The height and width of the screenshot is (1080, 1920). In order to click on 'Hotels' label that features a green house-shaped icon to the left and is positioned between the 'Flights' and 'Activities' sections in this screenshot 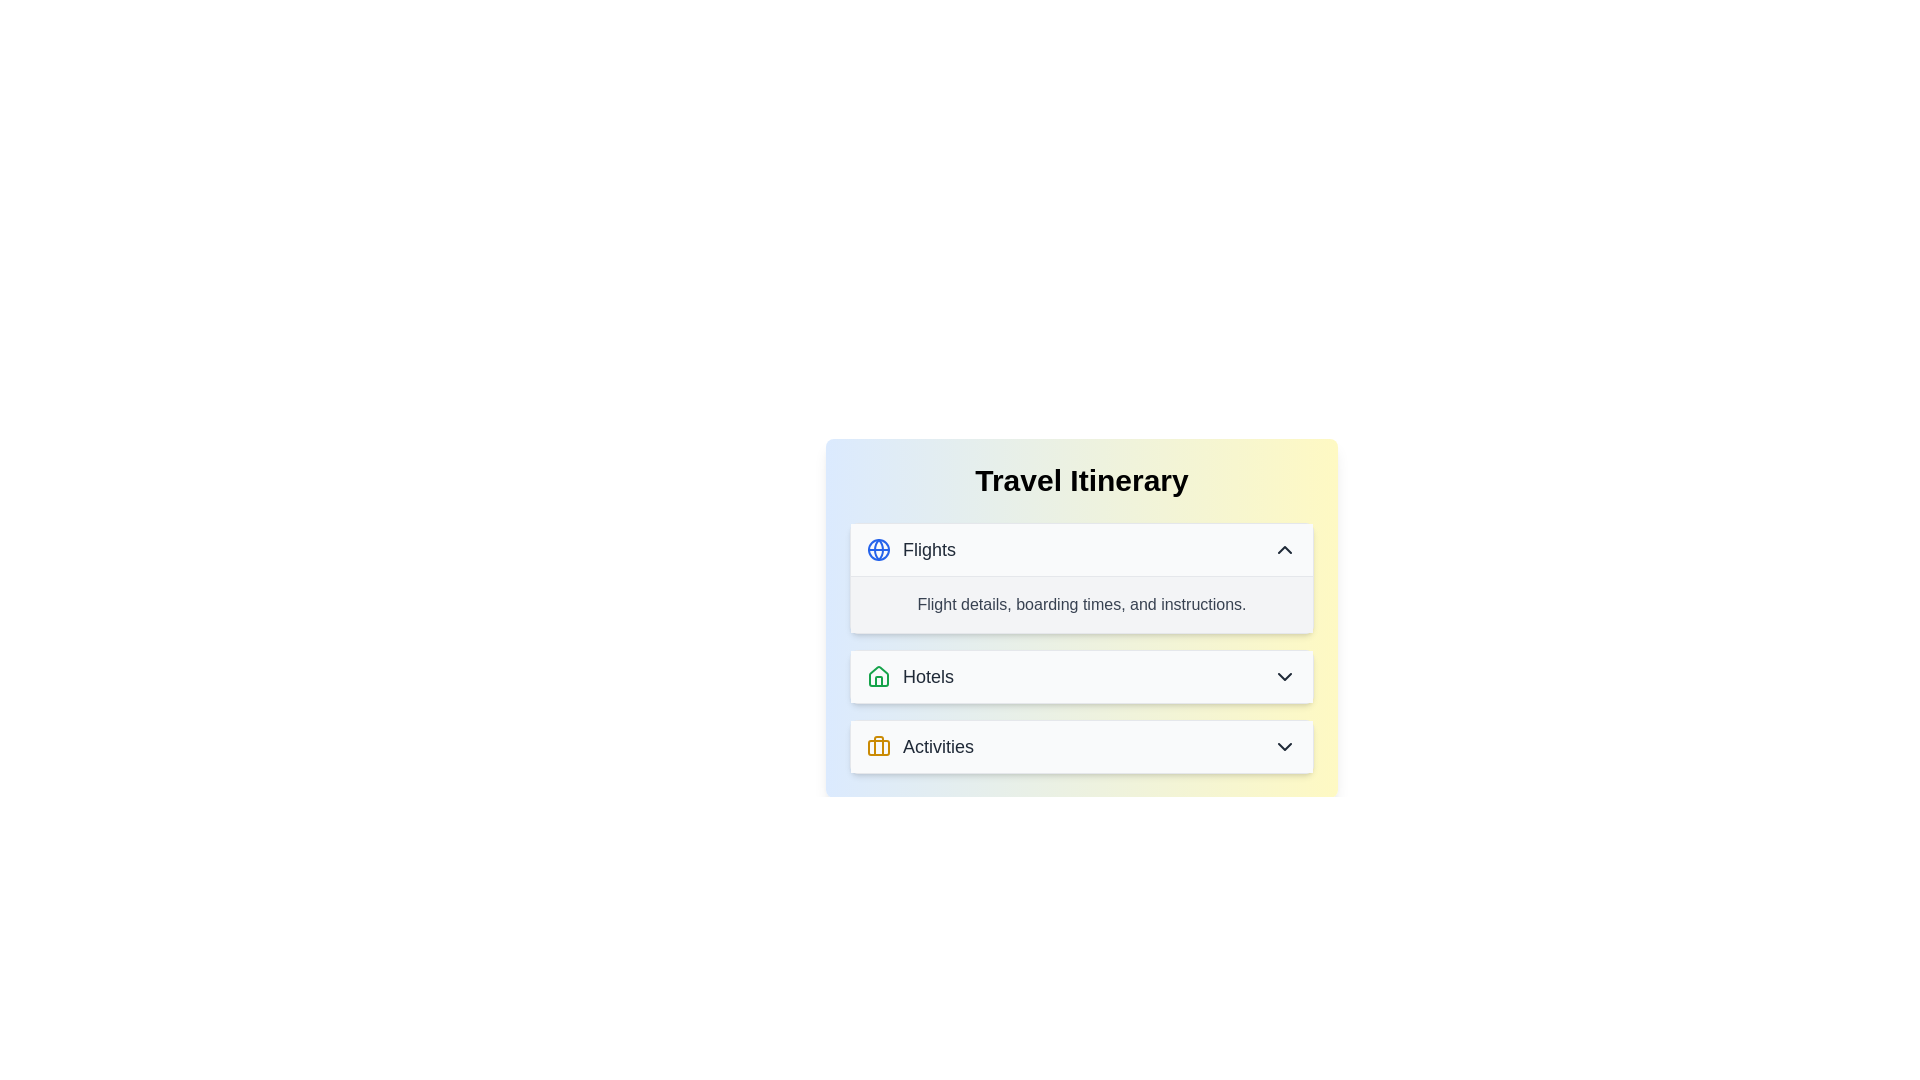, I will do `click(909, 676)`.